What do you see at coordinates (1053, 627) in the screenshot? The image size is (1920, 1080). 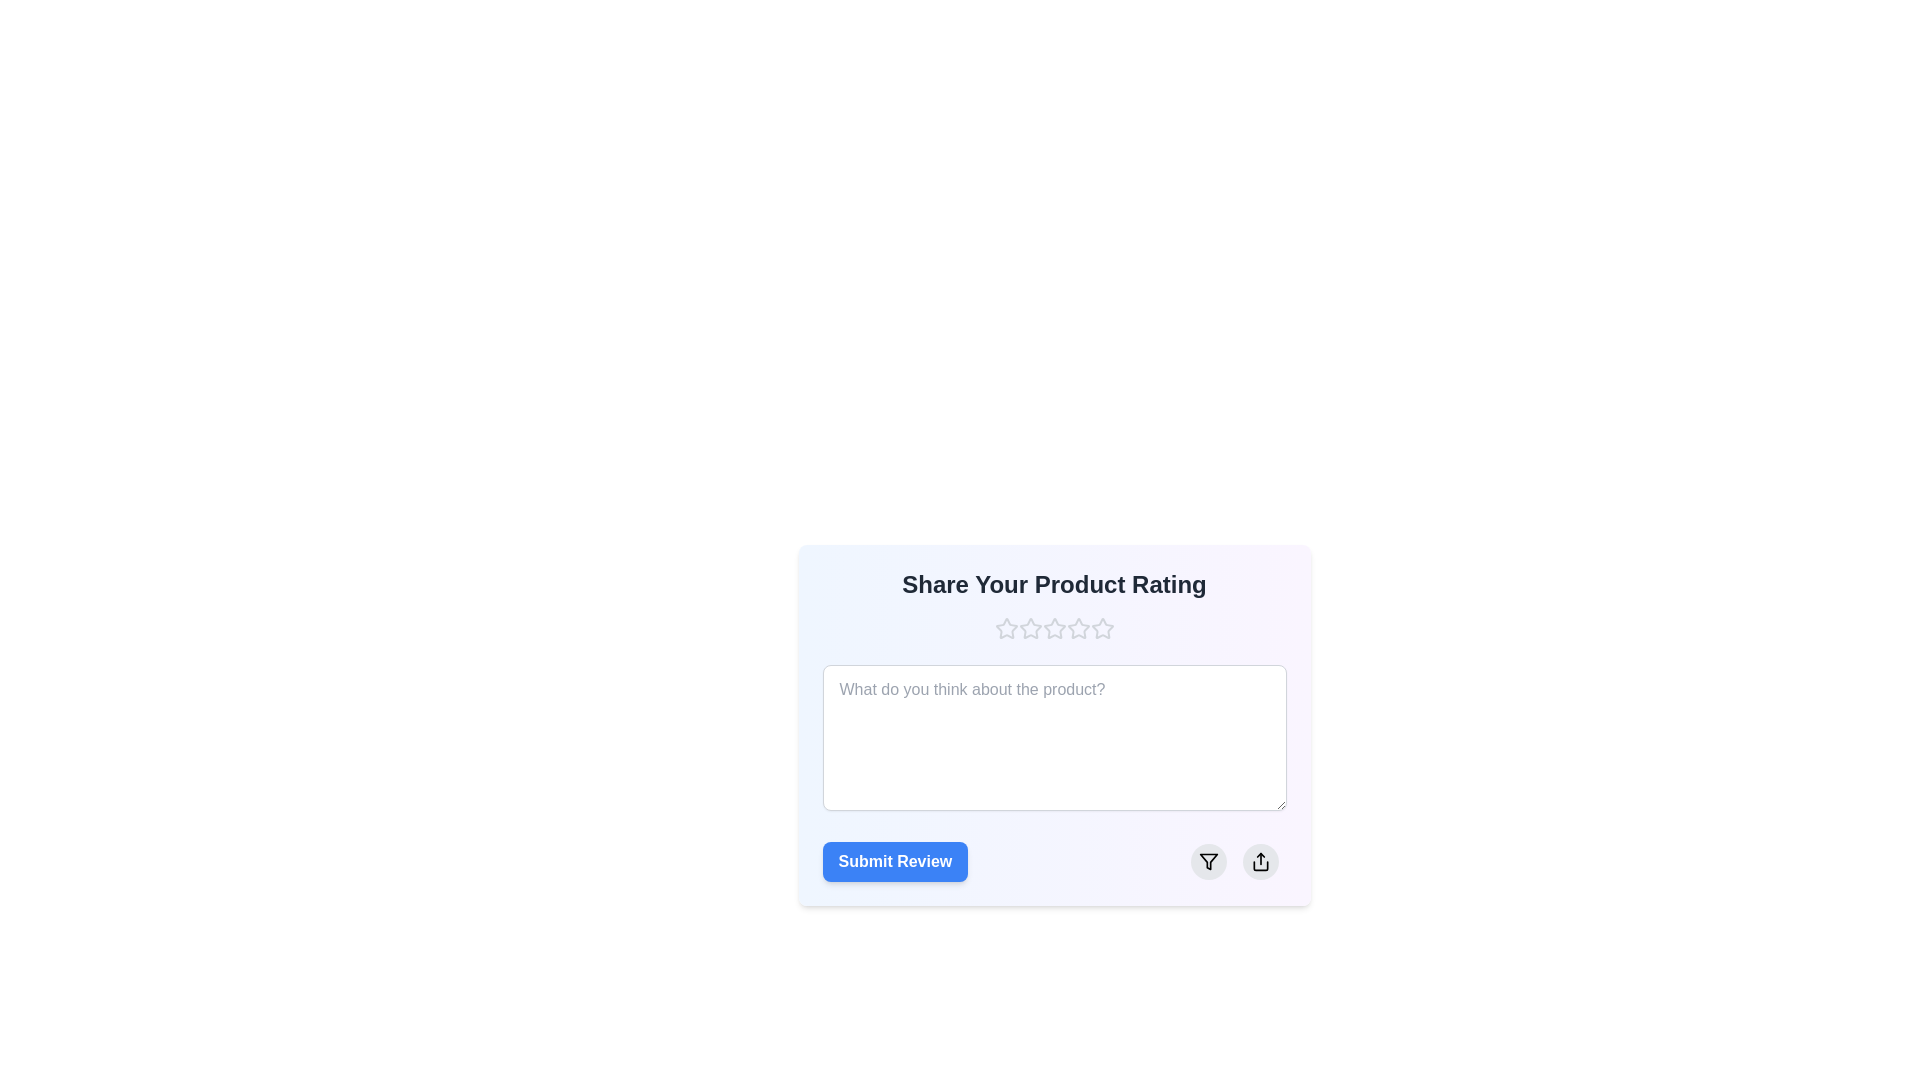 I see `the interactive star icon` at bounding box center [1053, 627].